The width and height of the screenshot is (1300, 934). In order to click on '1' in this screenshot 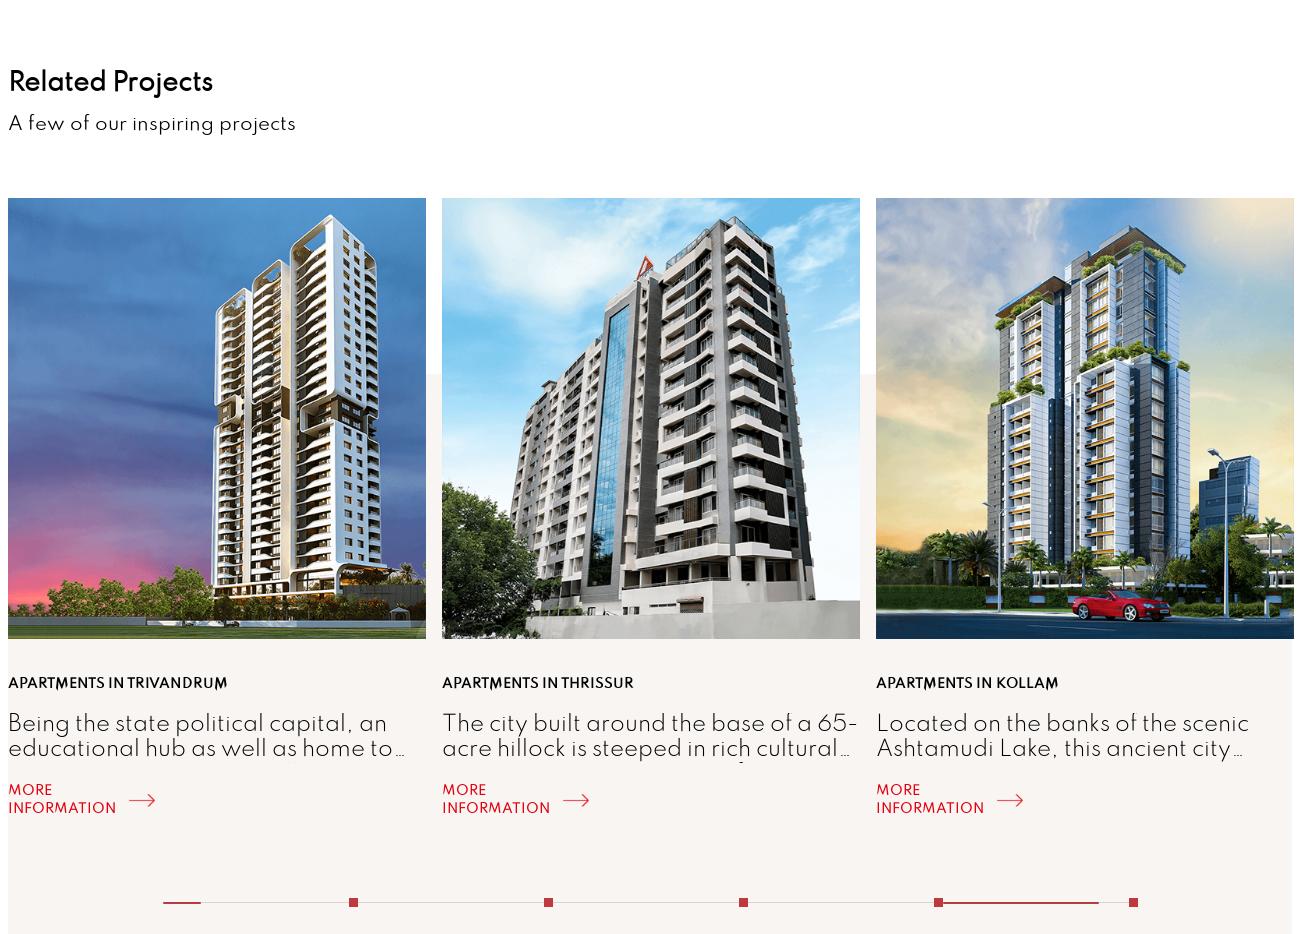, I will do `click(346, 888)`.